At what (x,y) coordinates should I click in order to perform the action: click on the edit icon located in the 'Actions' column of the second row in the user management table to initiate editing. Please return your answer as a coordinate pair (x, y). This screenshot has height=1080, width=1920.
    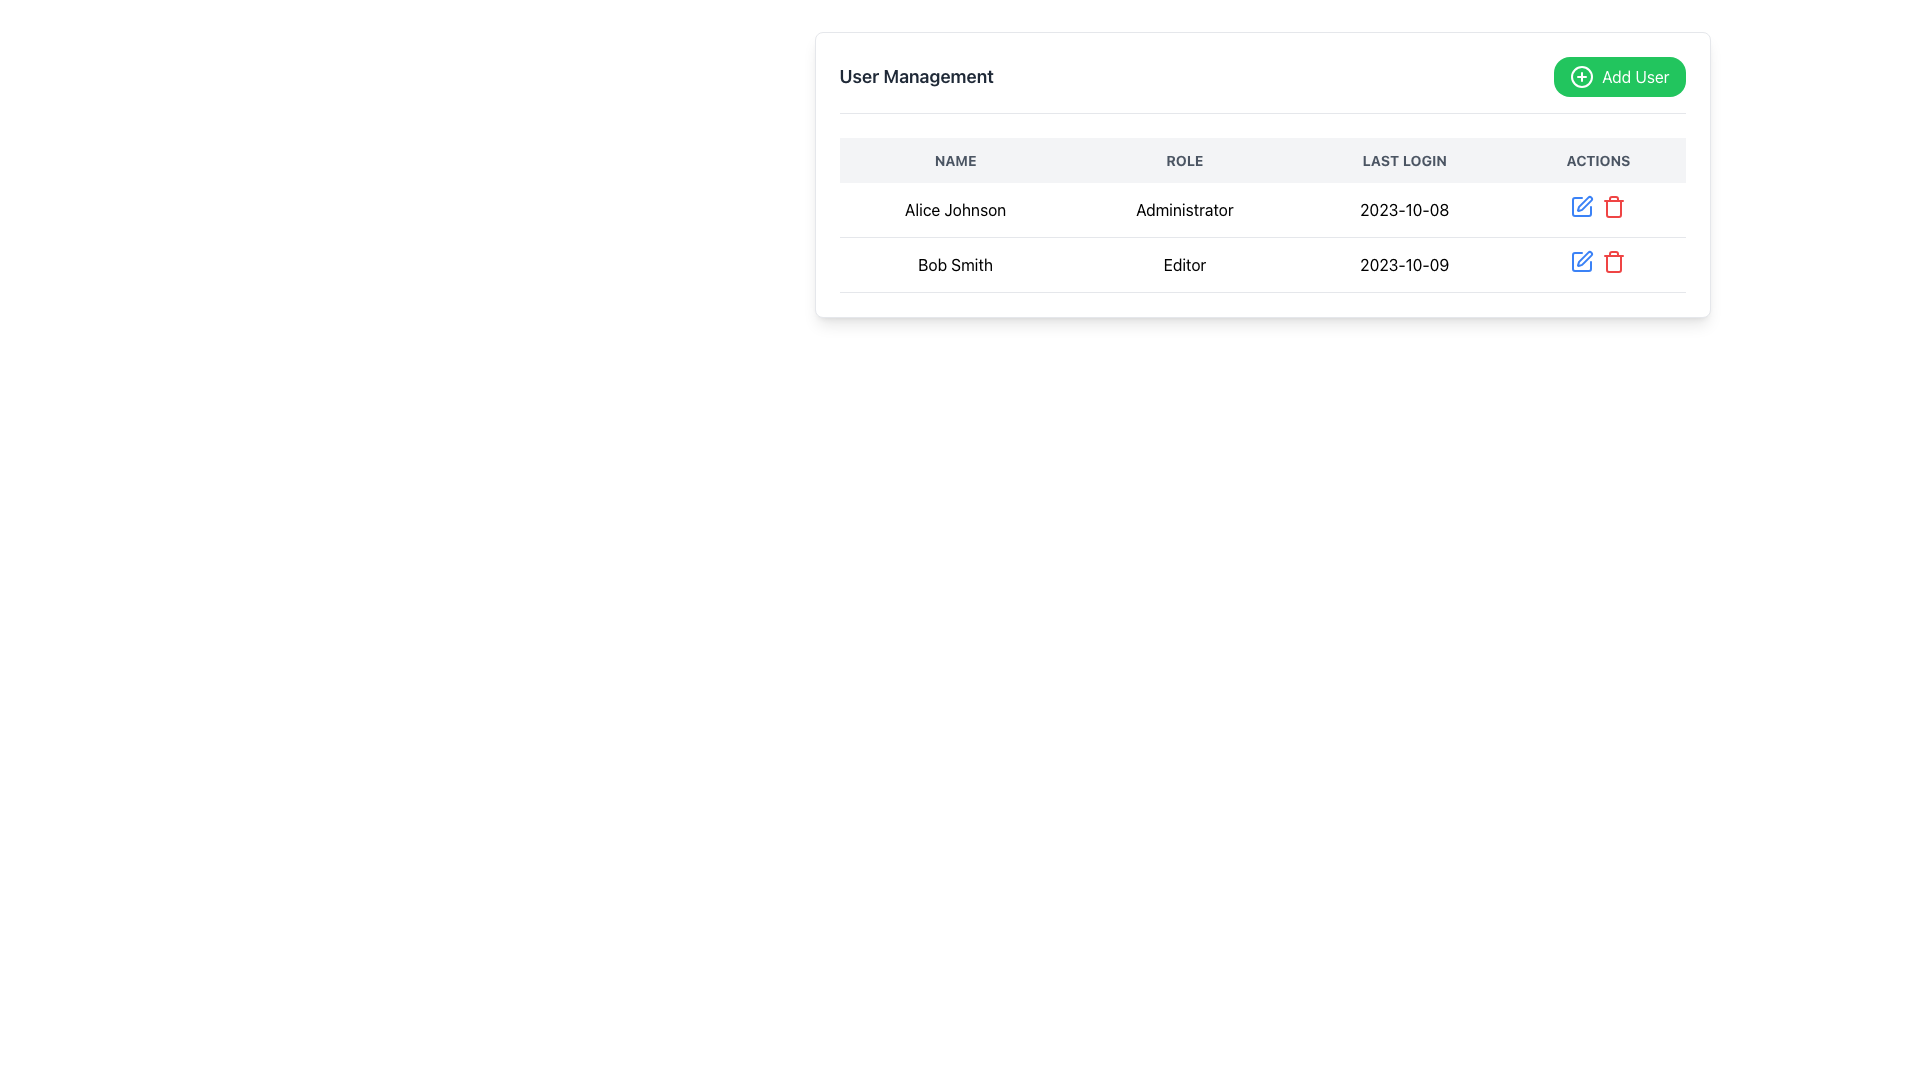
    Looking at the image, I should click on (1583, 204).